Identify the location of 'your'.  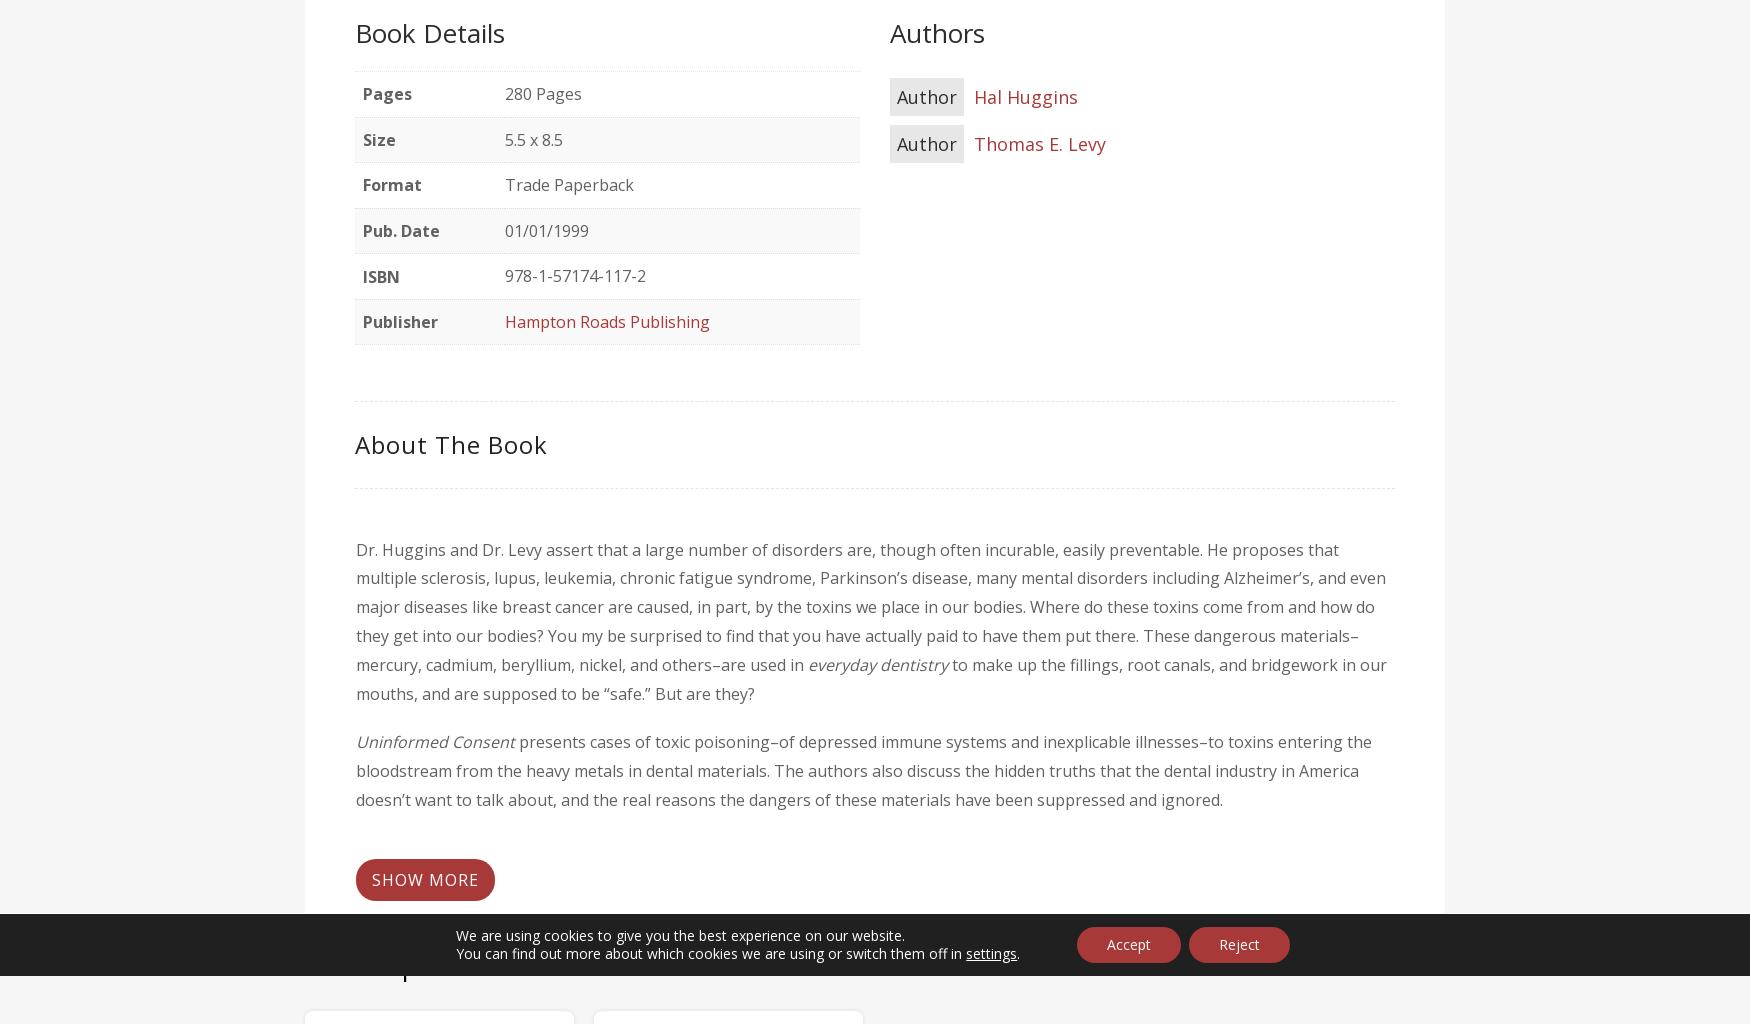
(664, 905).